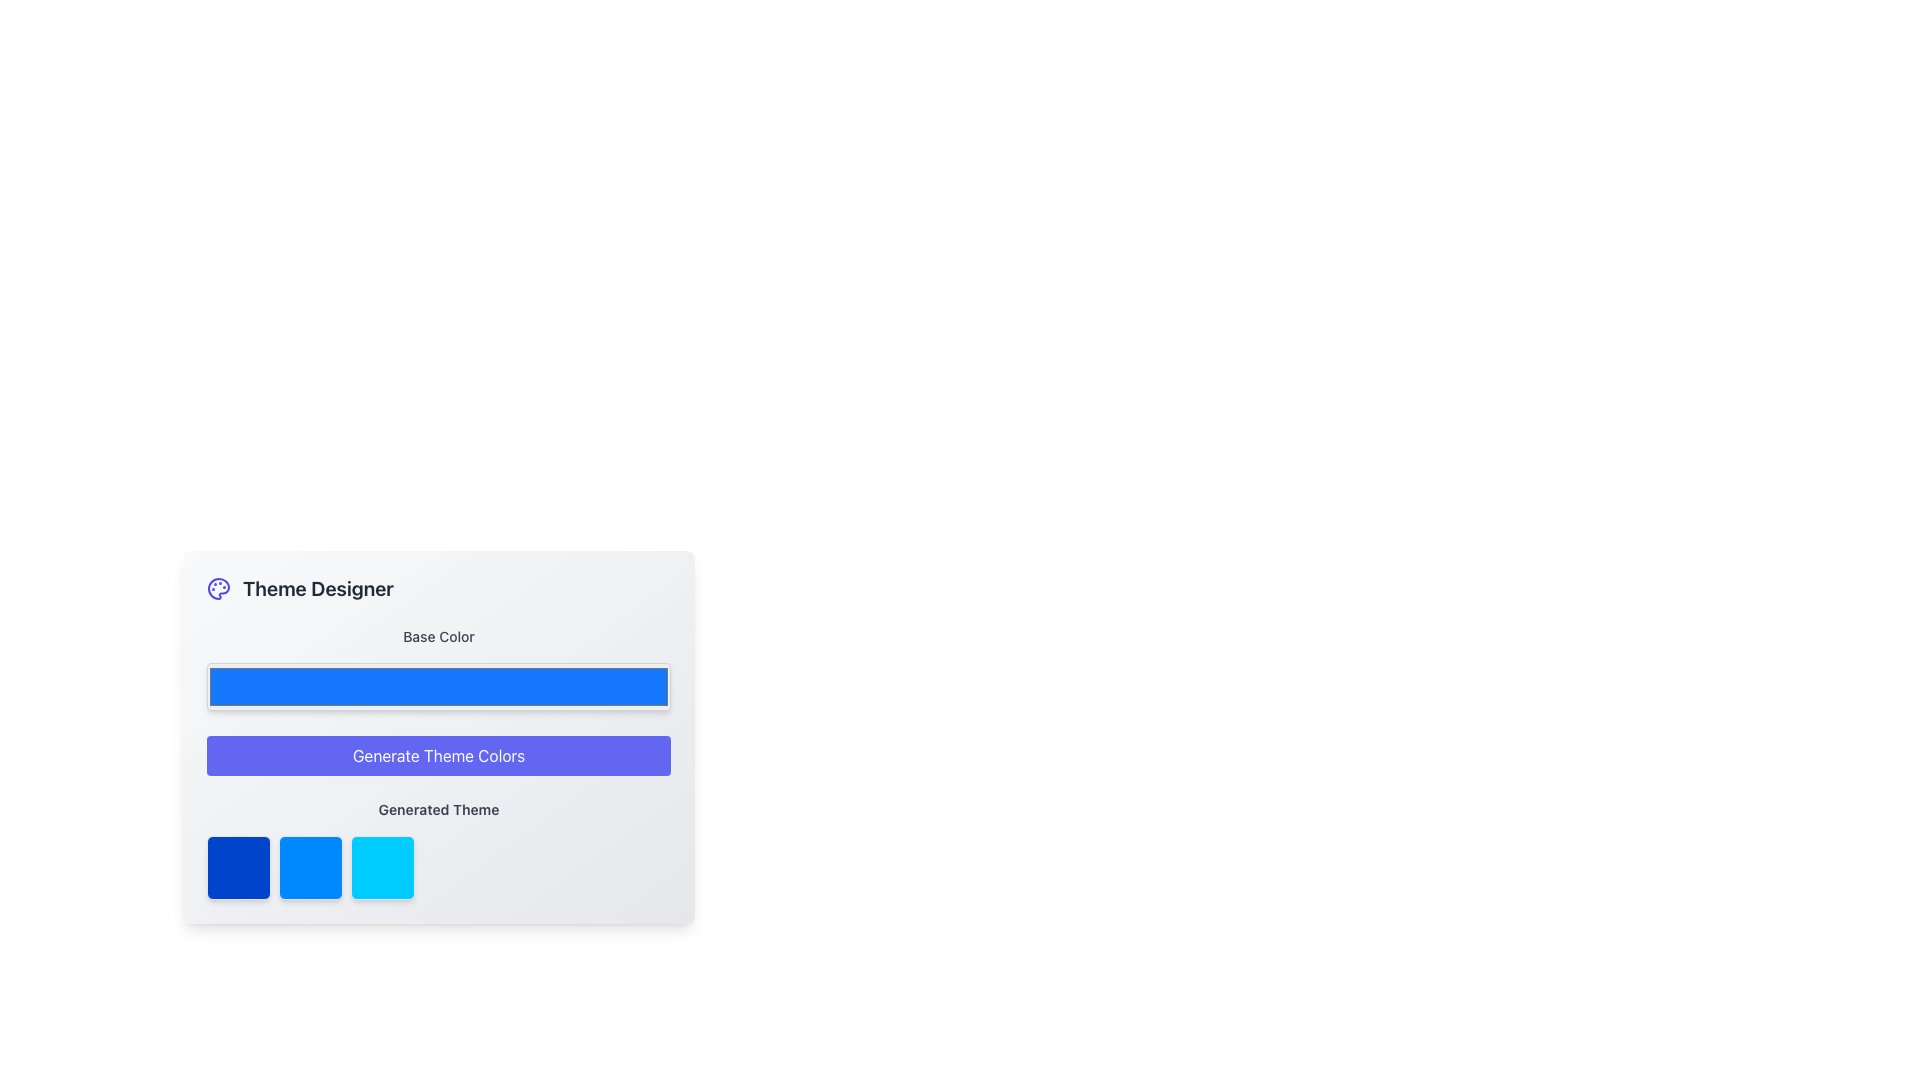 The image size is (1920, 1080). Describe the element at coordinates (383, 866) in the screenshot. I see `the rightmost square color swatch located below the 'Generated Theme' section` at that location.